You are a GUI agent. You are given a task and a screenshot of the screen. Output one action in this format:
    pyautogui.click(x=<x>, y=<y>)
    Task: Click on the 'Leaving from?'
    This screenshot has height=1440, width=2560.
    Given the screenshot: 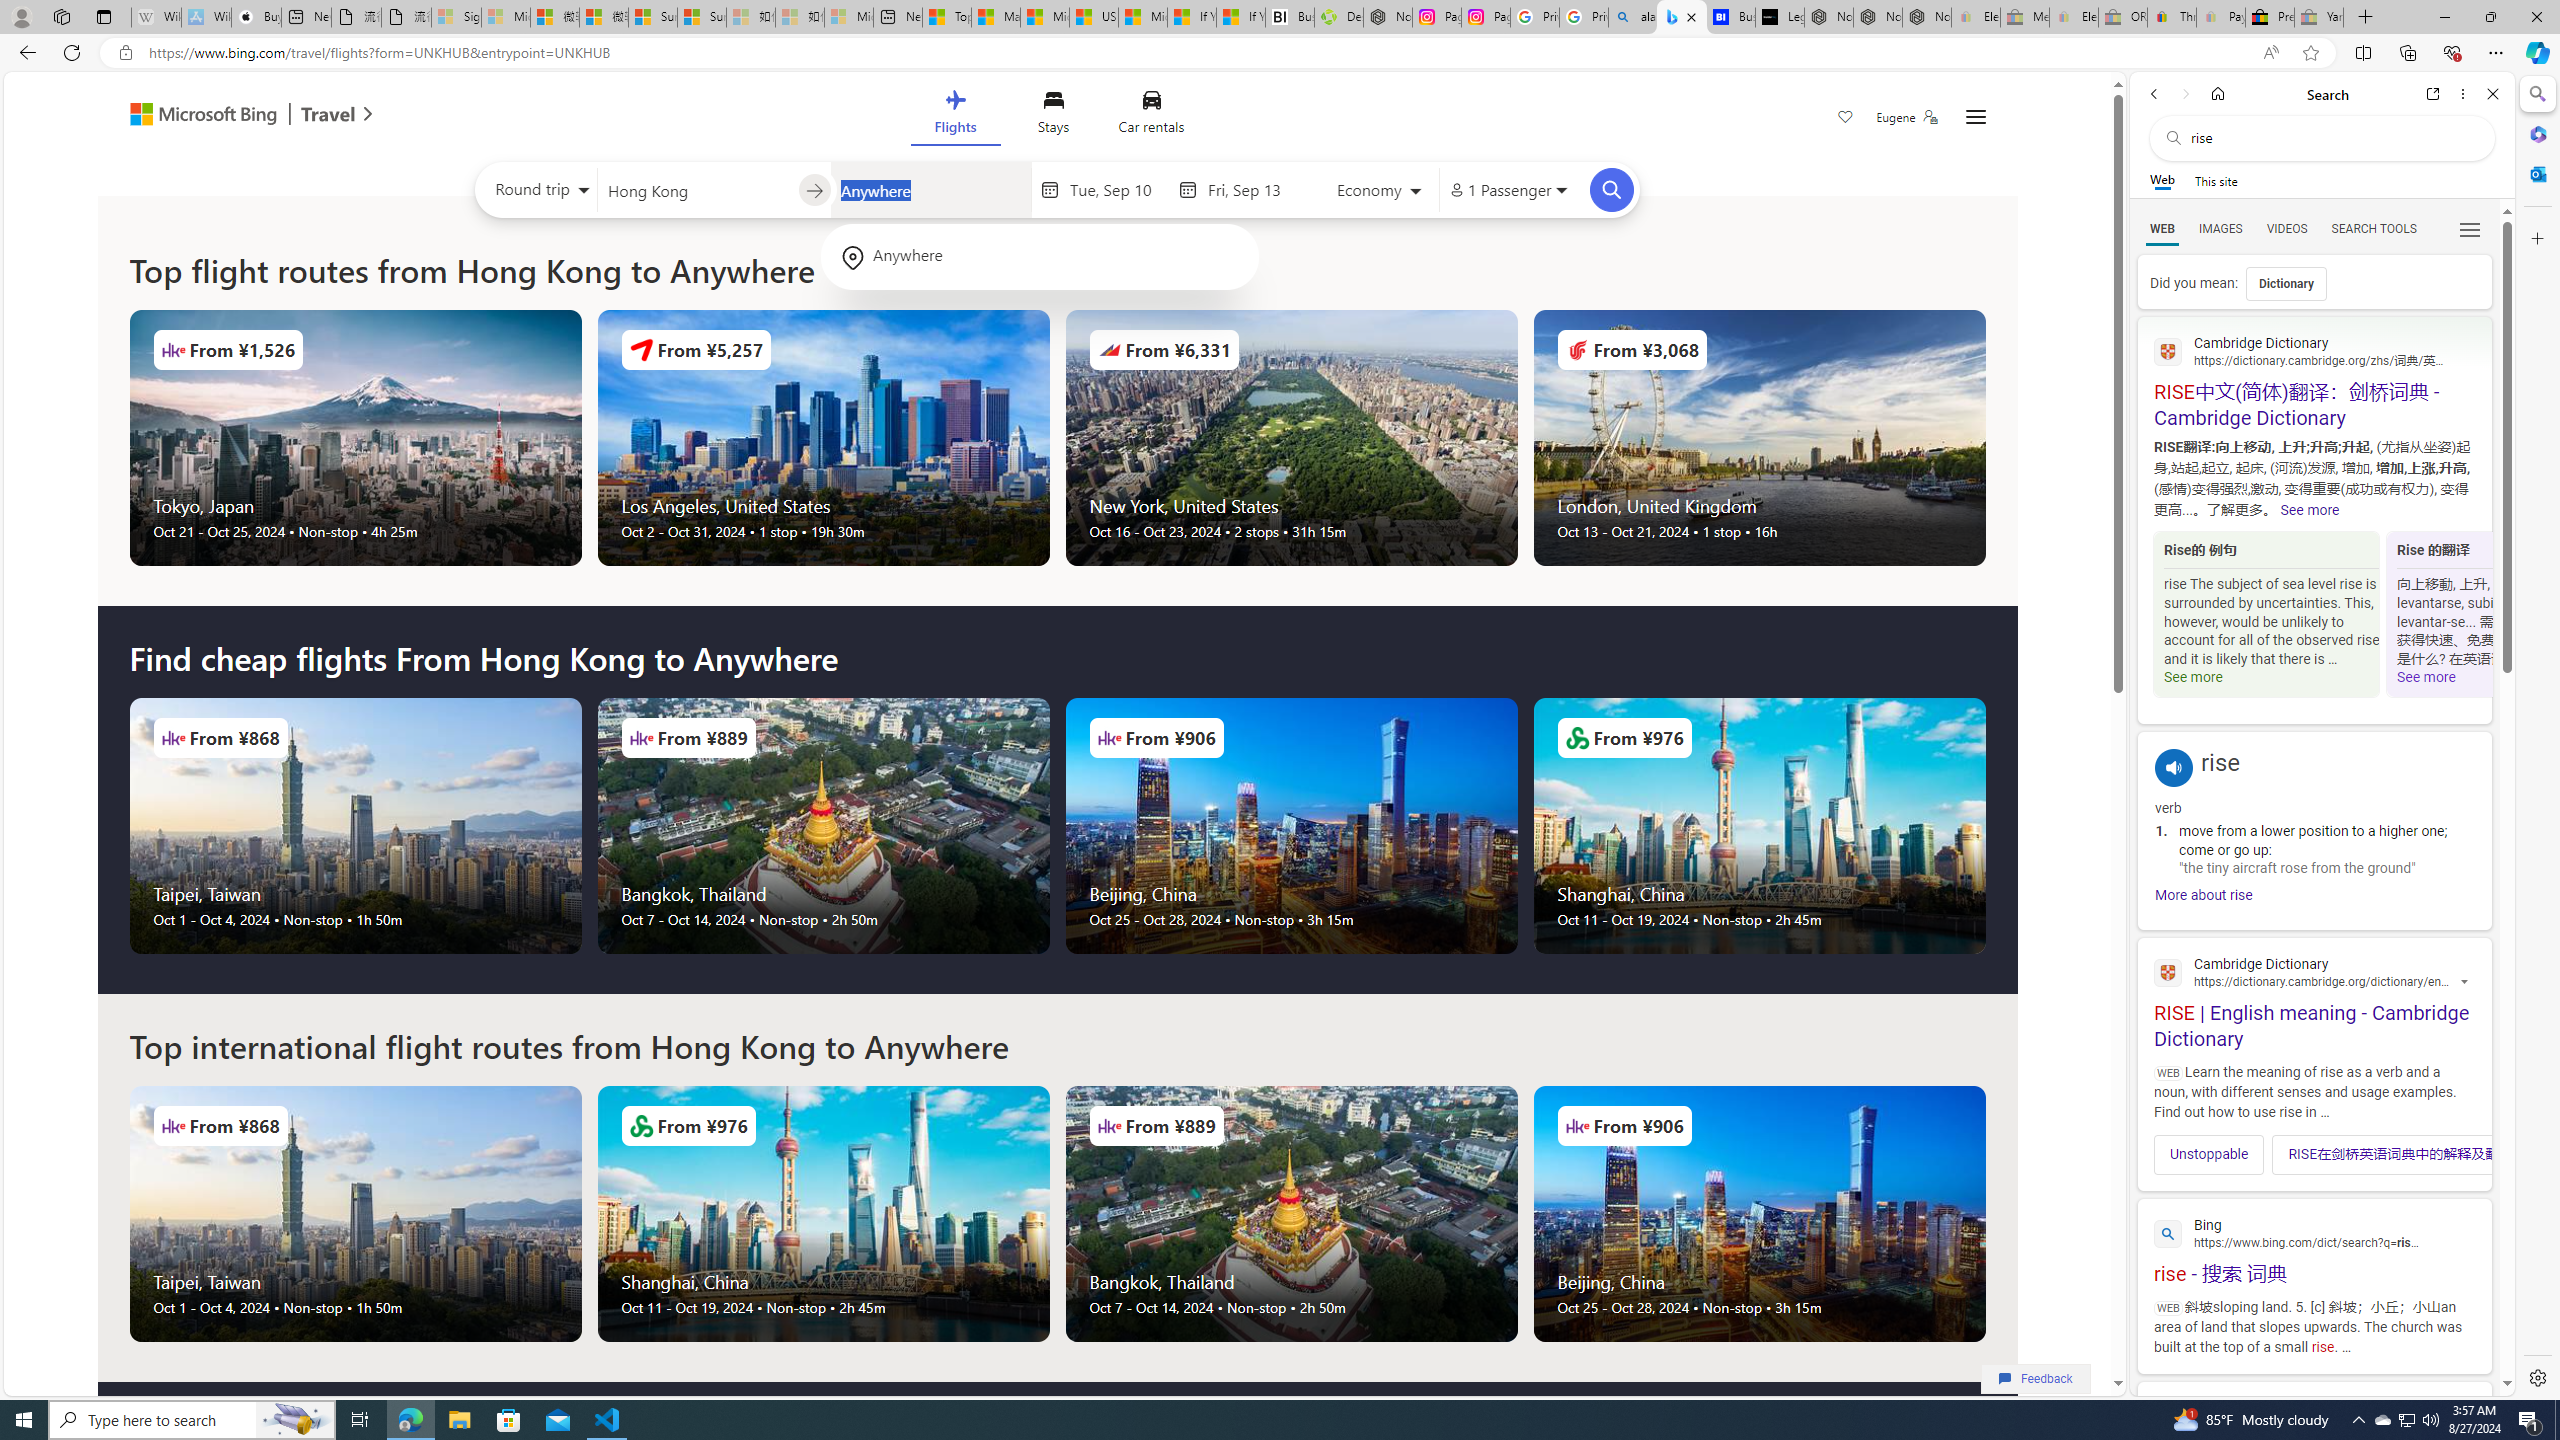 What is the action you would take?
    pyautogui.click(x=697, y=188)
    